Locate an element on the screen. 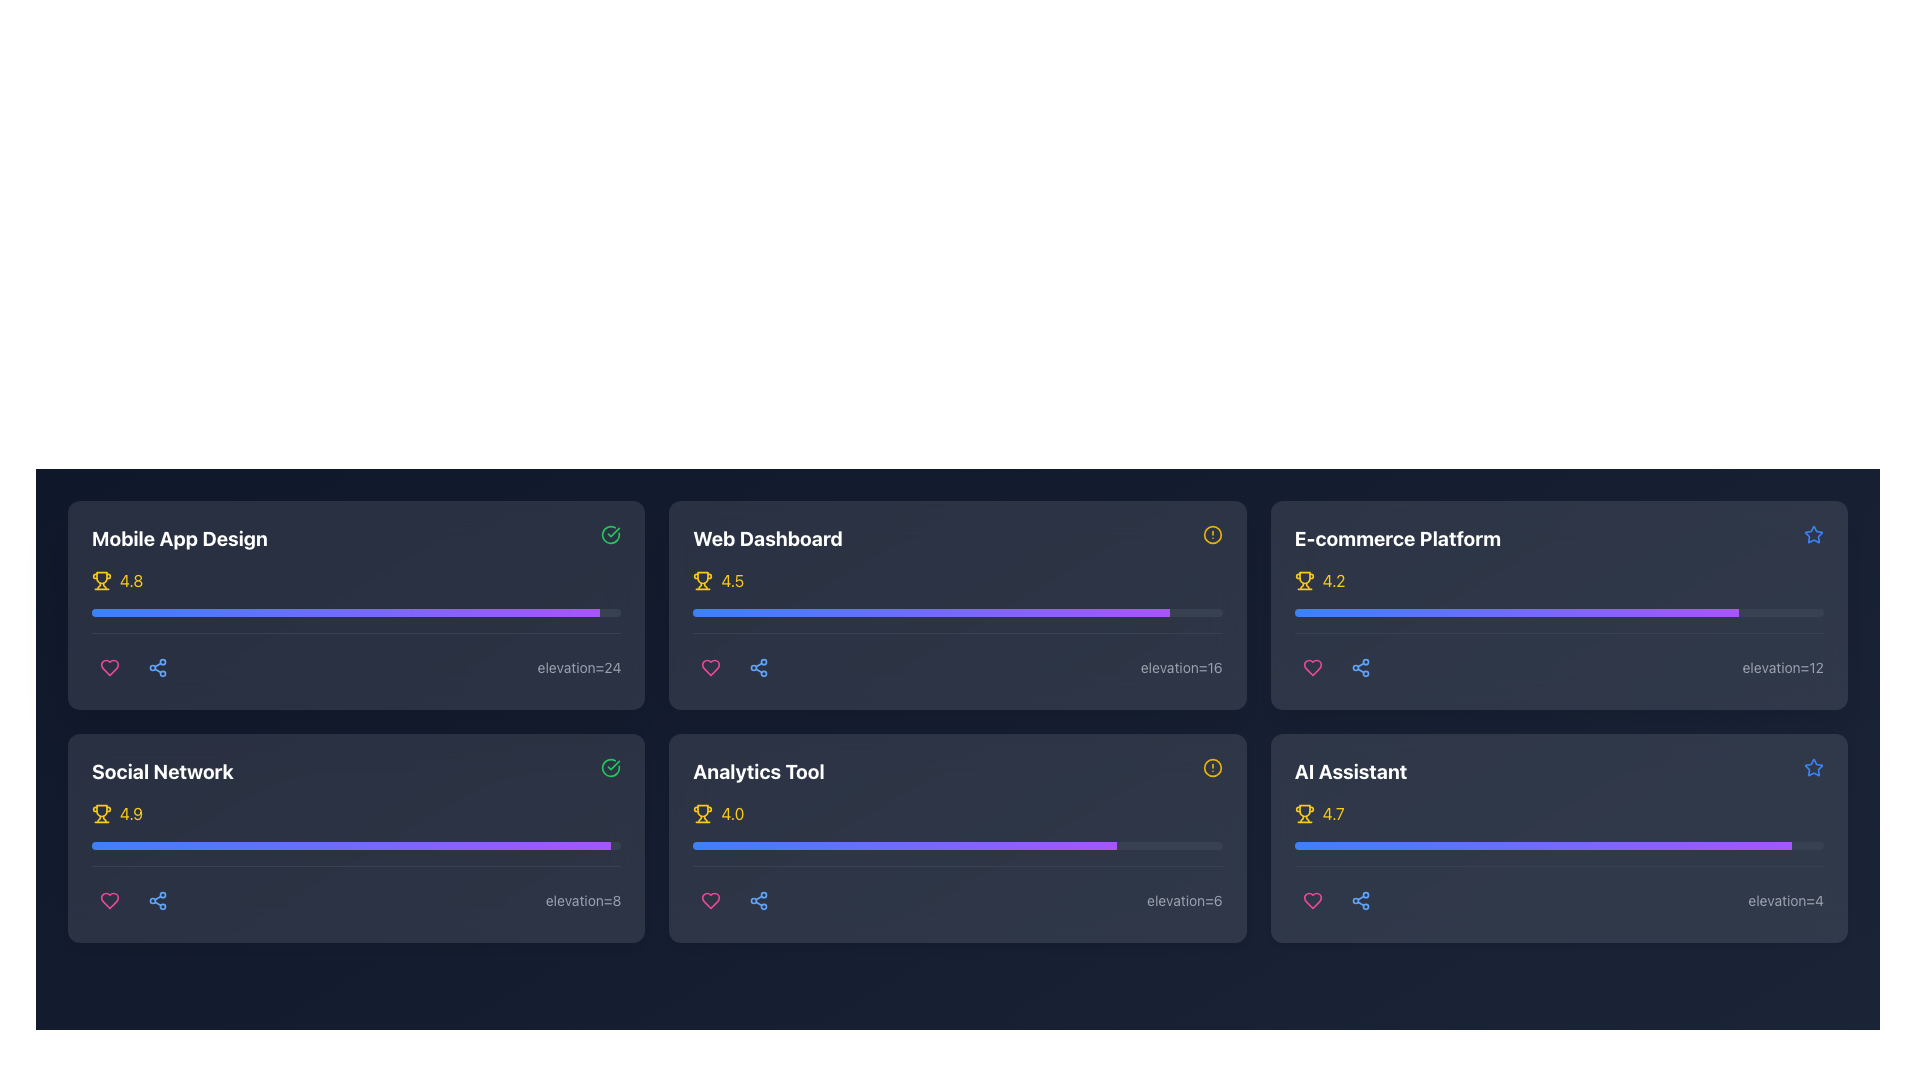  the 'Share' button located at the bottom of the 'Web Dashboard' card is located at coordinates (758, 667).